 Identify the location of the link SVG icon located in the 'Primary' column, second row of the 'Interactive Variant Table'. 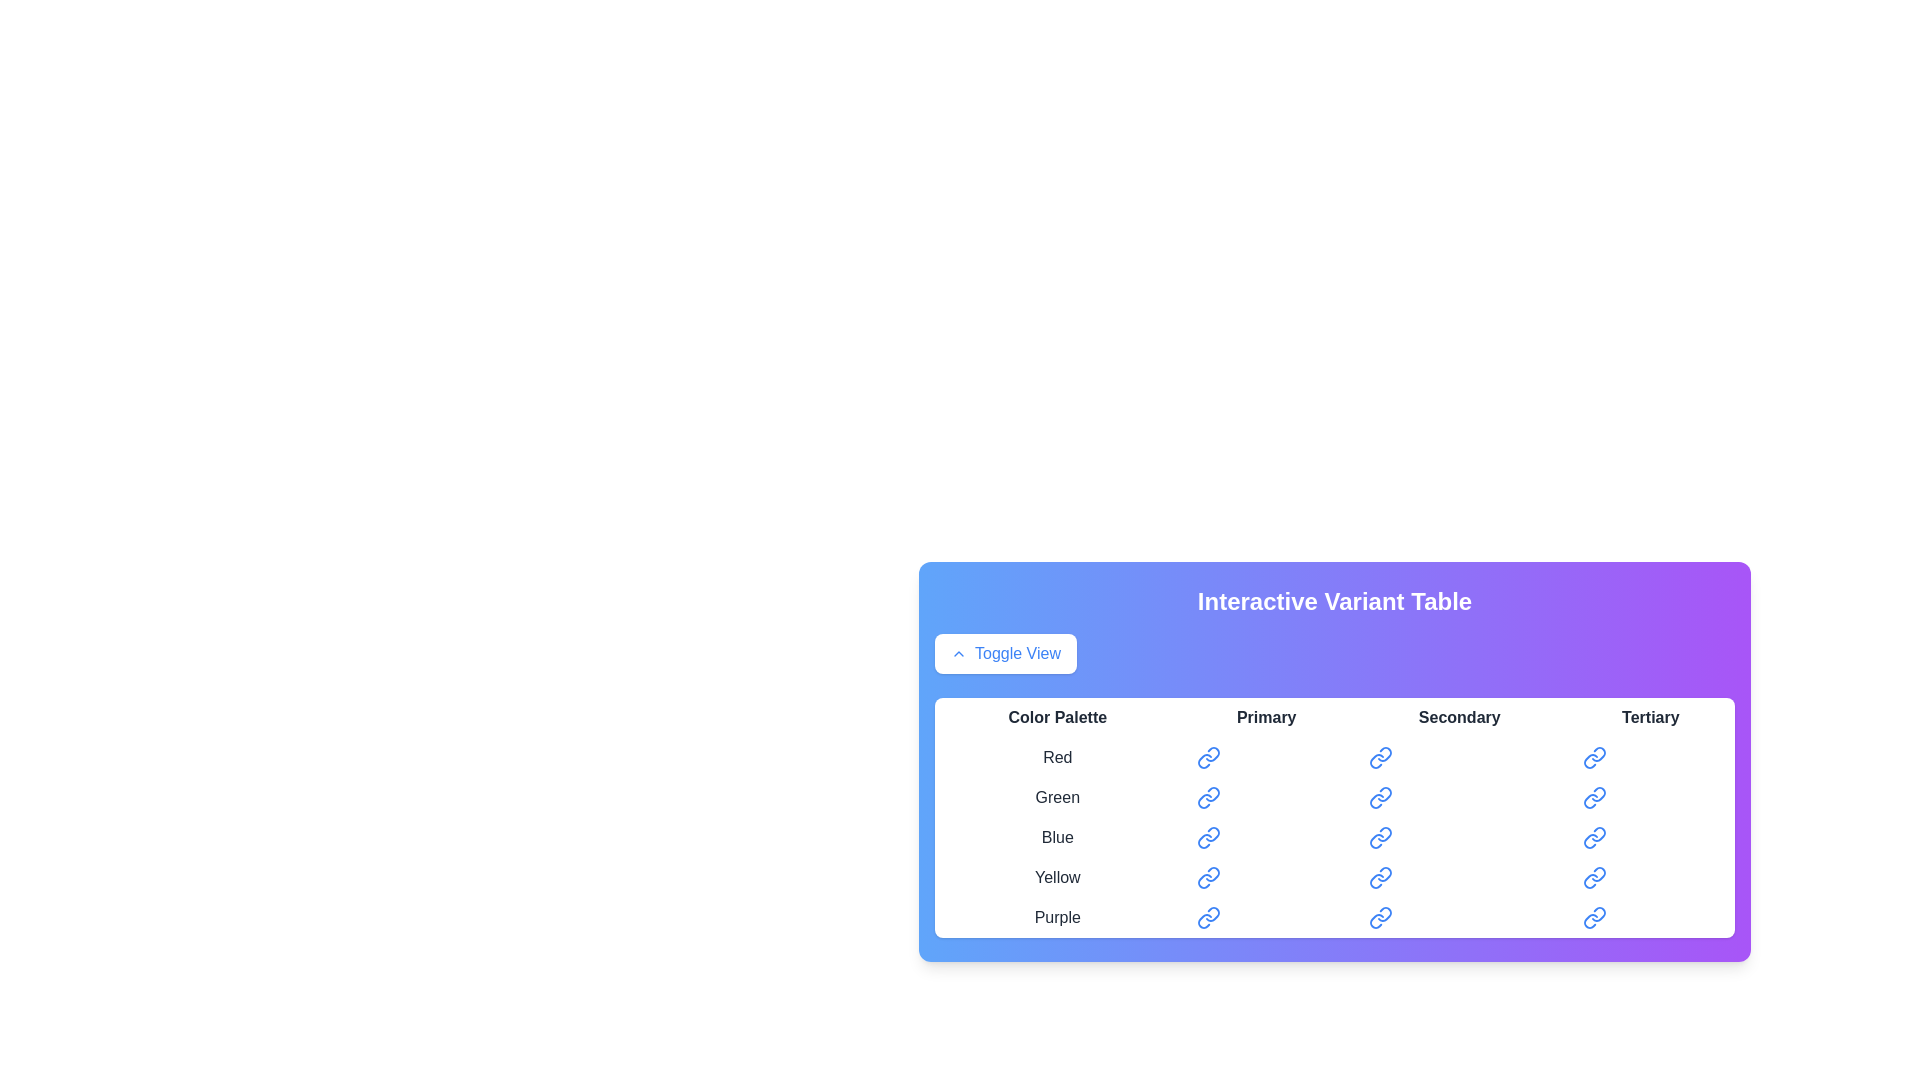
(1207, 797).